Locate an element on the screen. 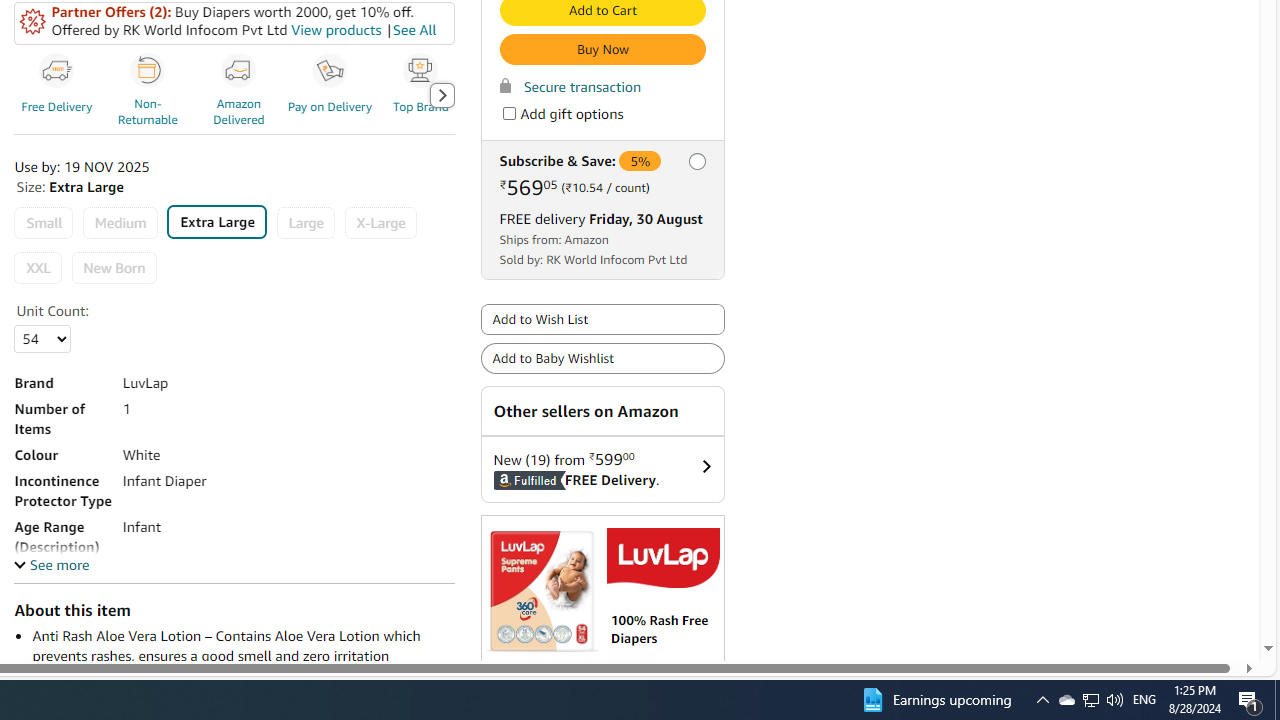 Image resolution: width=1280 pixels, height=720 pixels. 'Non-Returnable' is located at coordinates (147, 70).